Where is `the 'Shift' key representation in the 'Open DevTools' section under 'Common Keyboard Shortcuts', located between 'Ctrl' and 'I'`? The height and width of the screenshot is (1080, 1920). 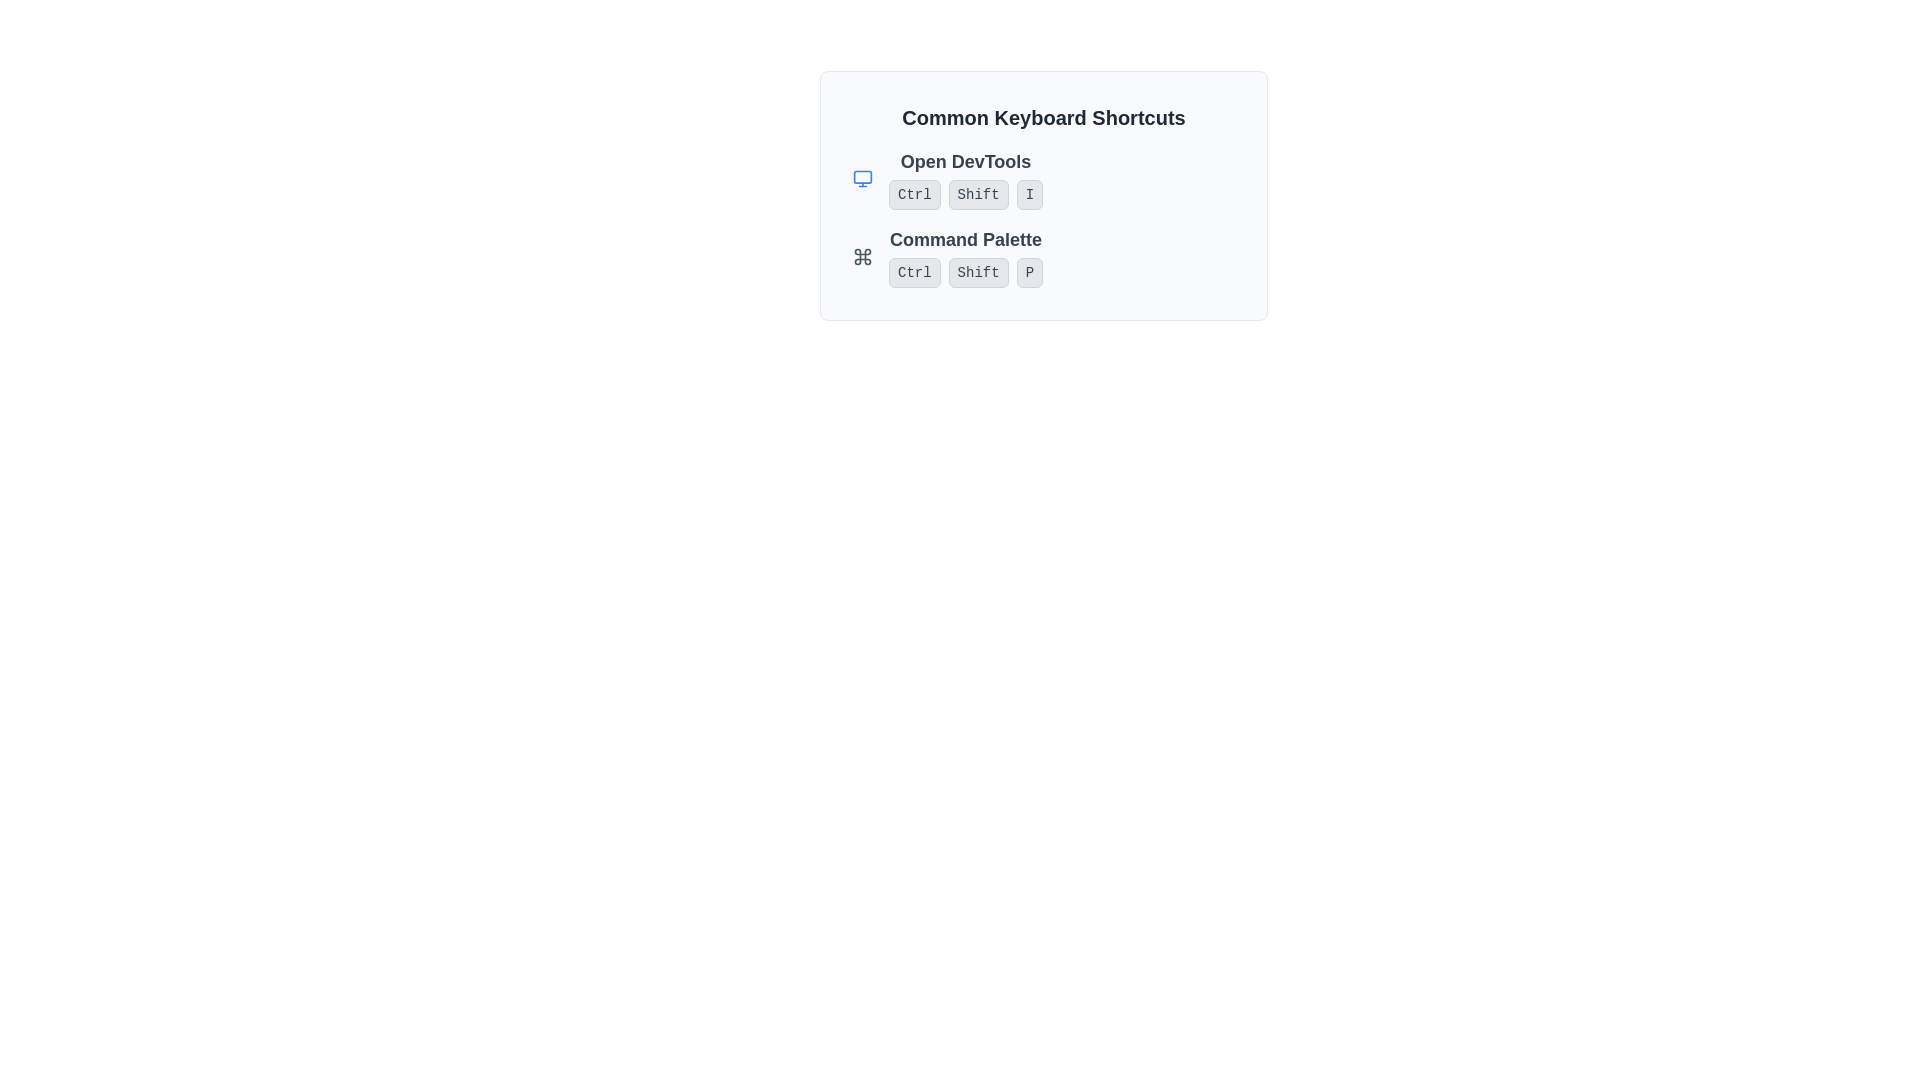
the 'Shift' key representation in the 'Open DevTools' section under 'Common Keyboard Shortcuts', located between 'Ctrl' and 'I' is located at coordinates (978, 195).